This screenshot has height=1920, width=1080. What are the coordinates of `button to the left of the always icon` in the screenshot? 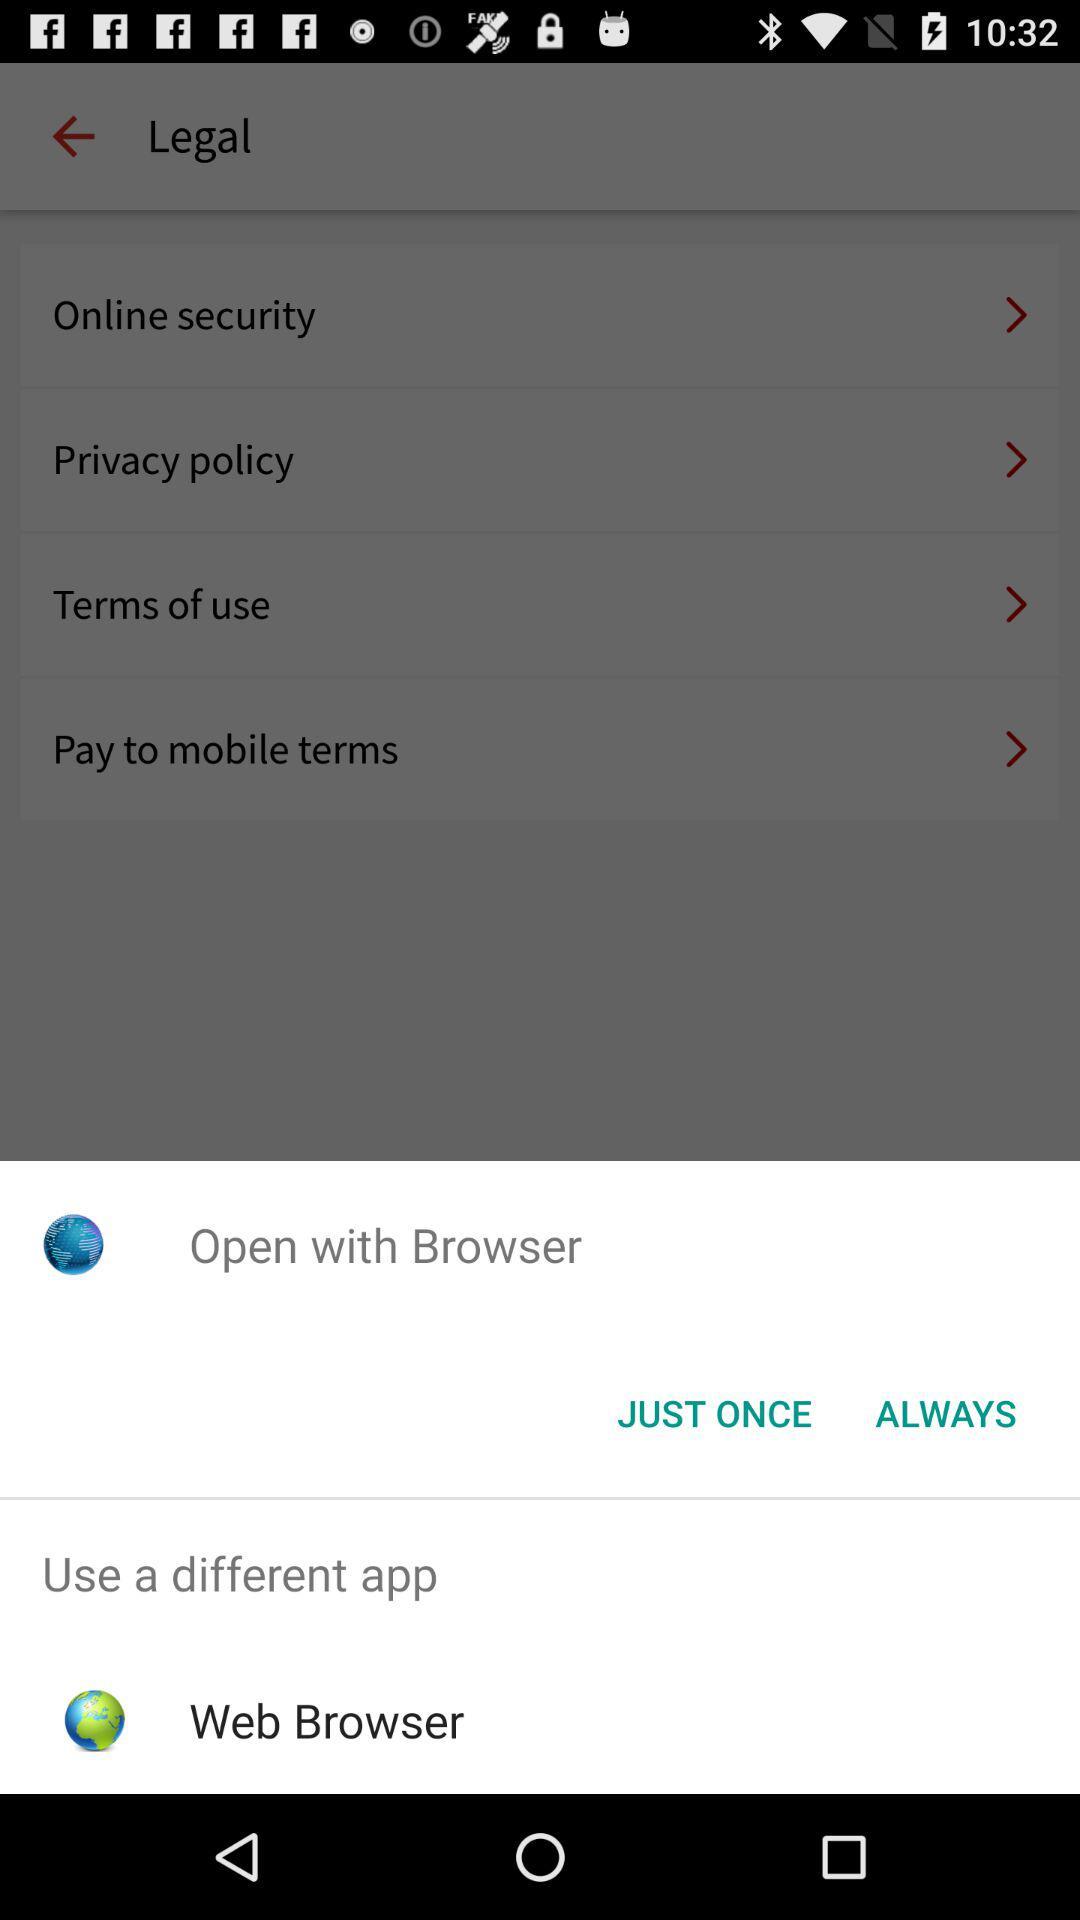 It's located at (713, 1411).